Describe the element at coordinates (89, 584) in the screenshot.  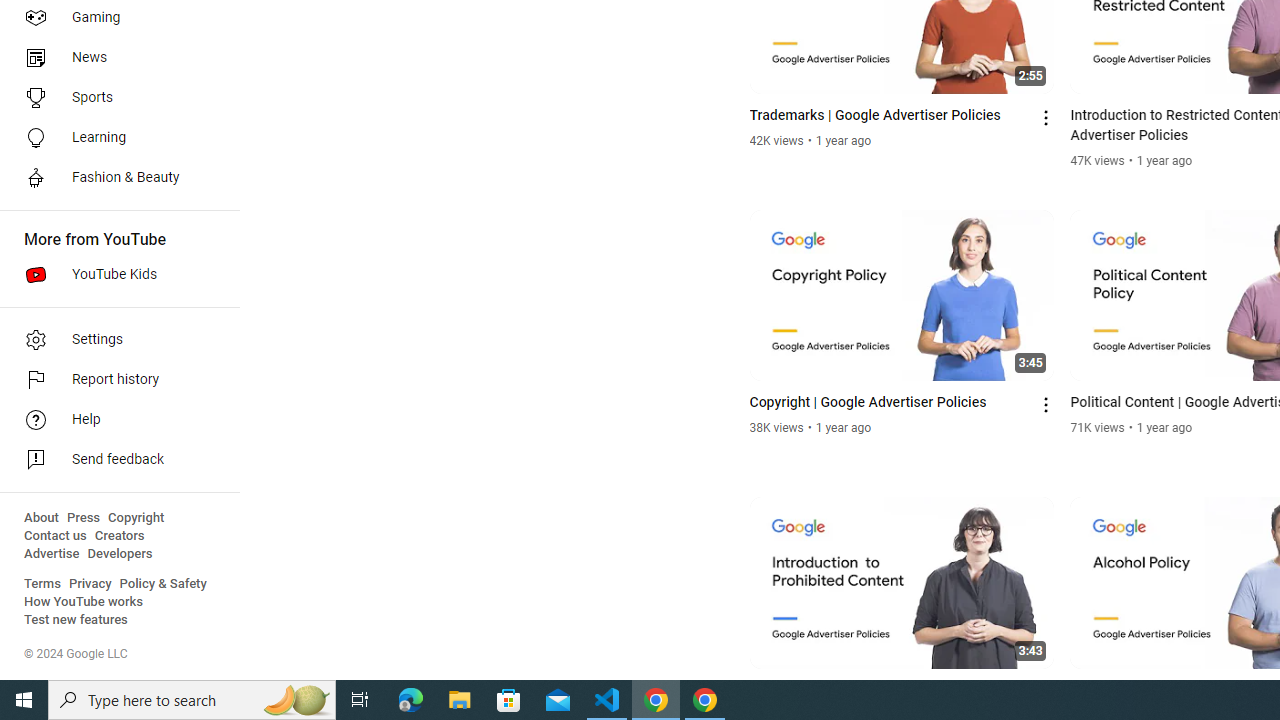
I see `'Privacy'` at that location.